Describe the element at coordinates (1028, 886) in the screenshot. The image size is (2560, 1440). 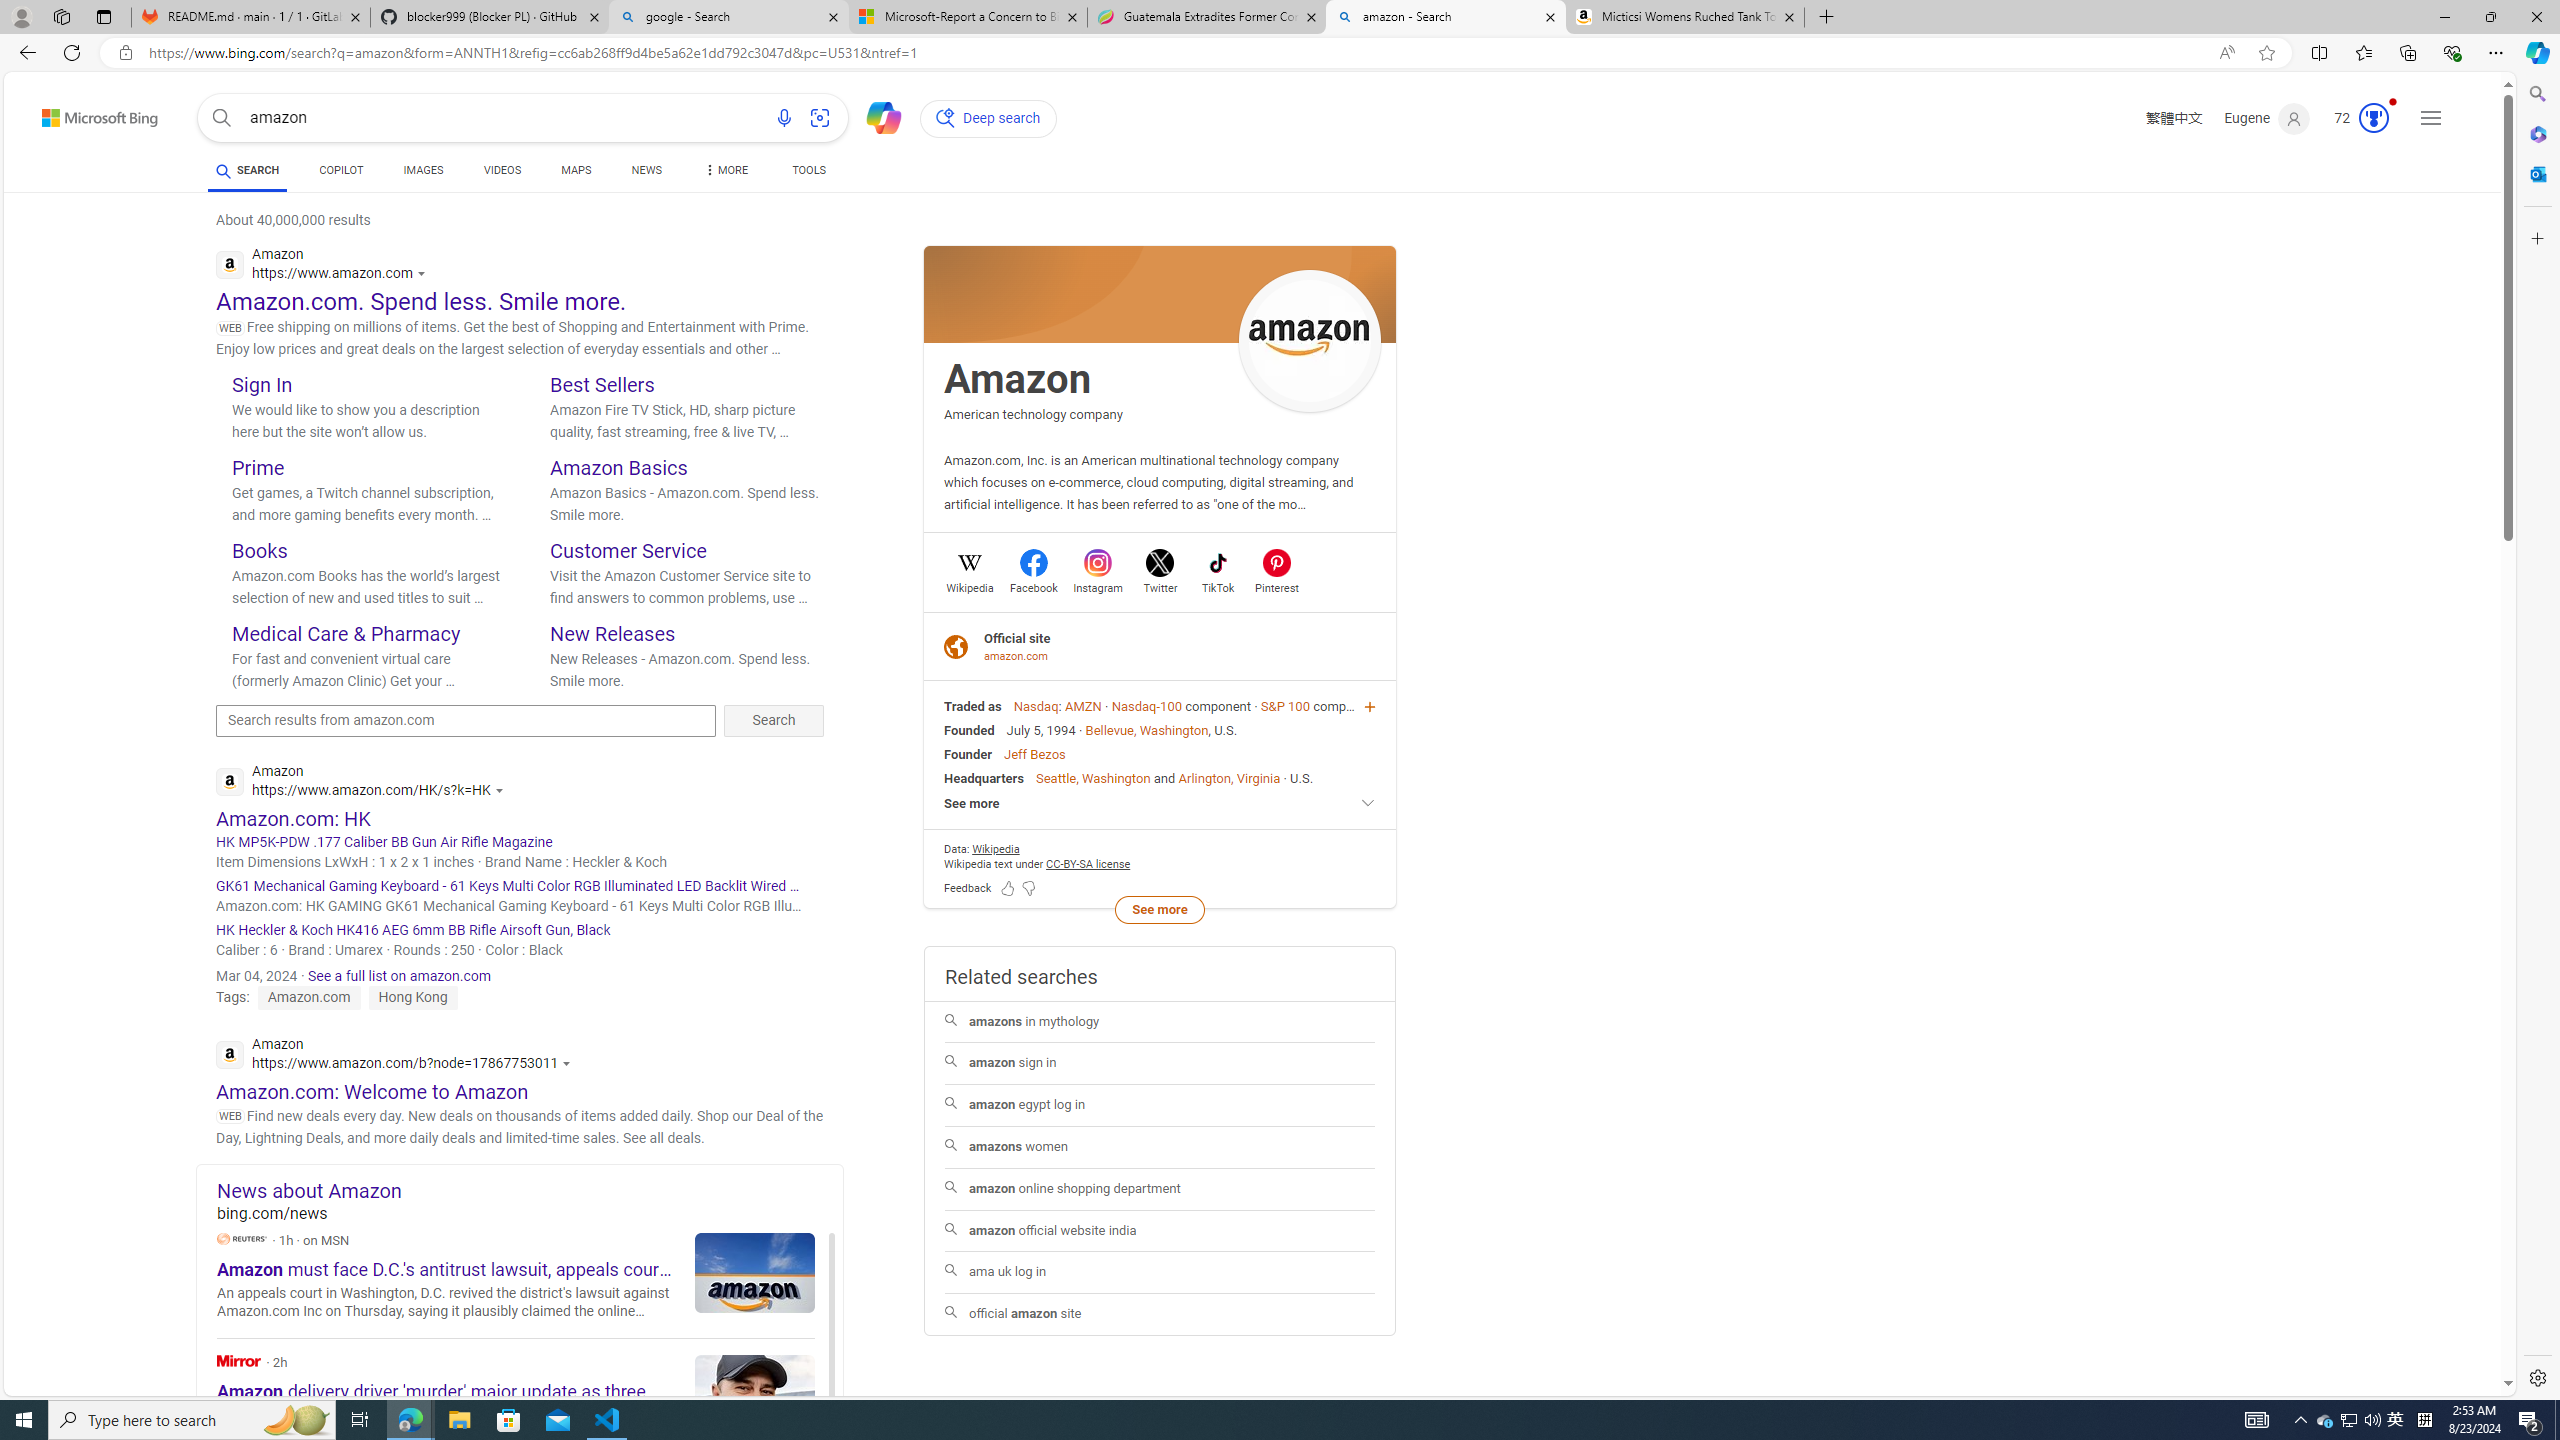
I see `'Feedback Dislike'` at that location.